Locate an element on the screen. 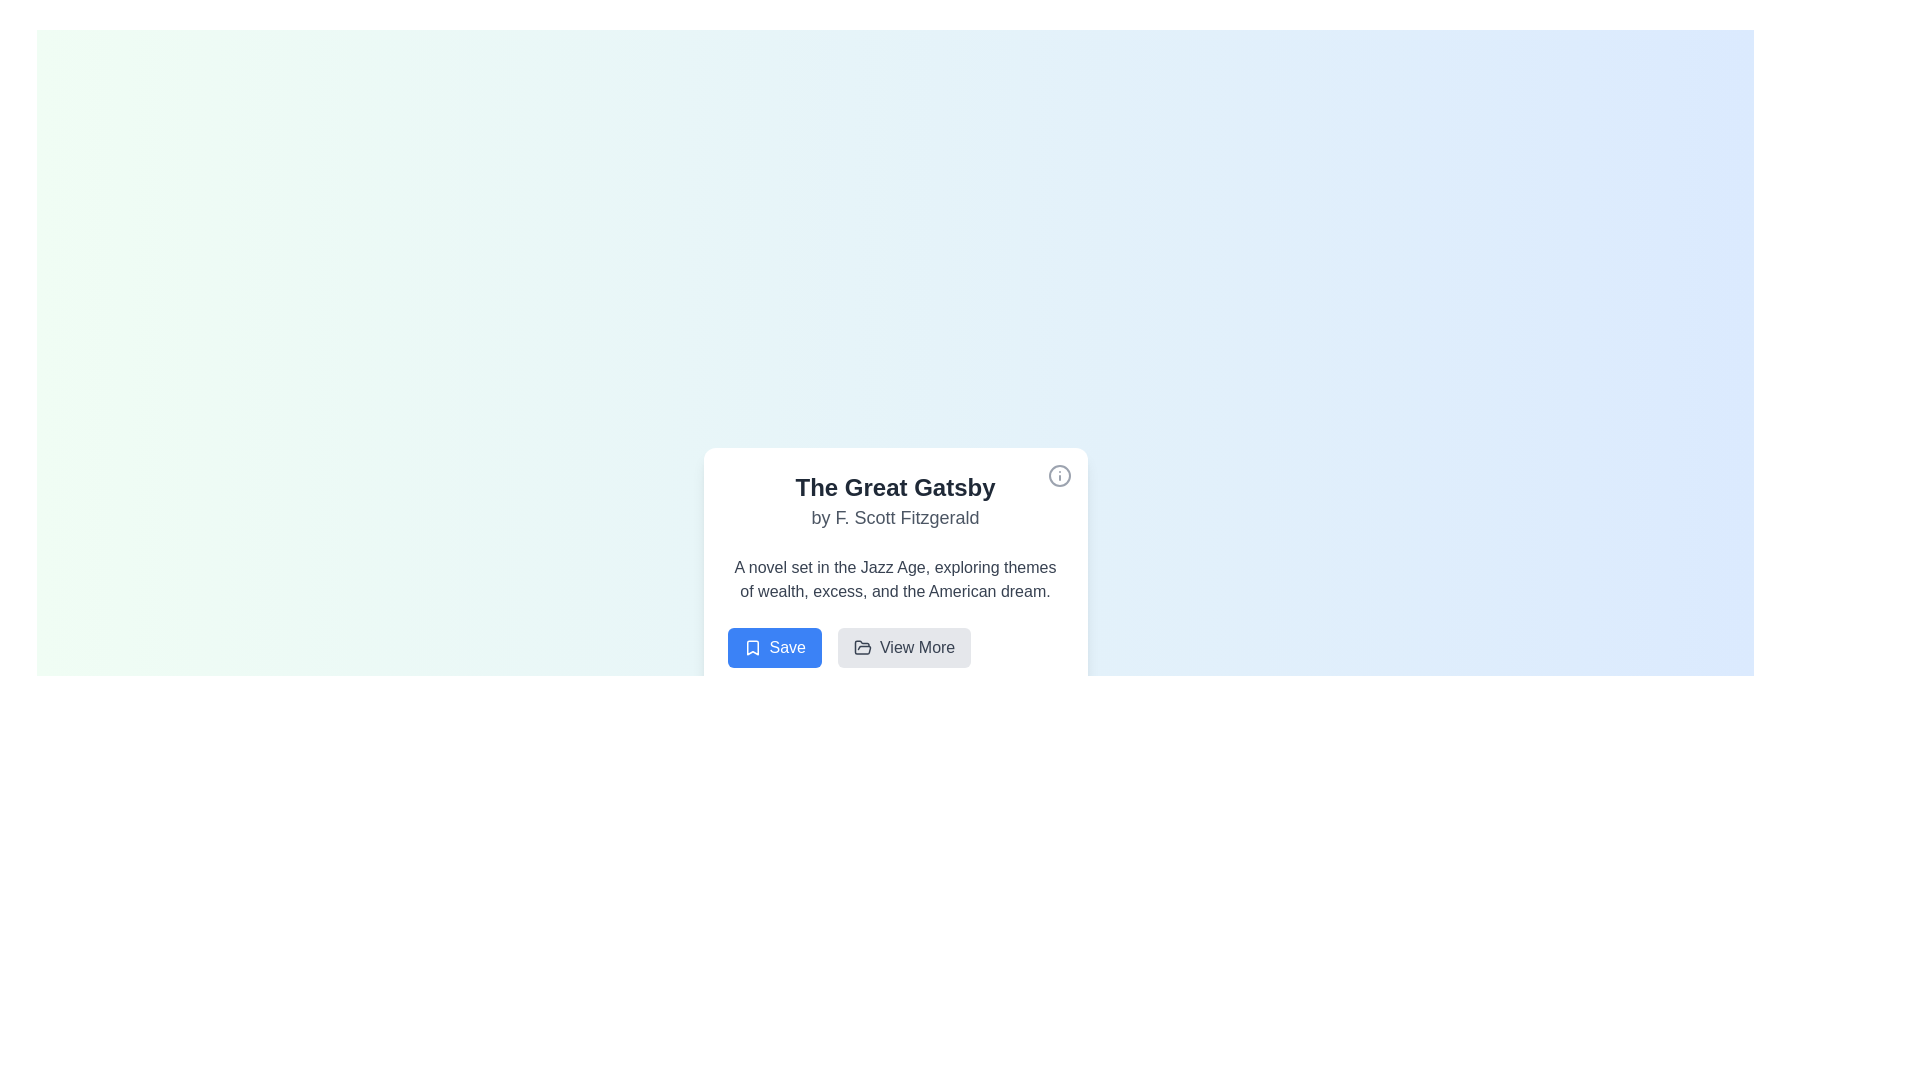 The width and height of the screenshot is (1920, 1080). the bookmark icon located on the leftmost side of the 'Save' button is located at coordinates (751, 648).